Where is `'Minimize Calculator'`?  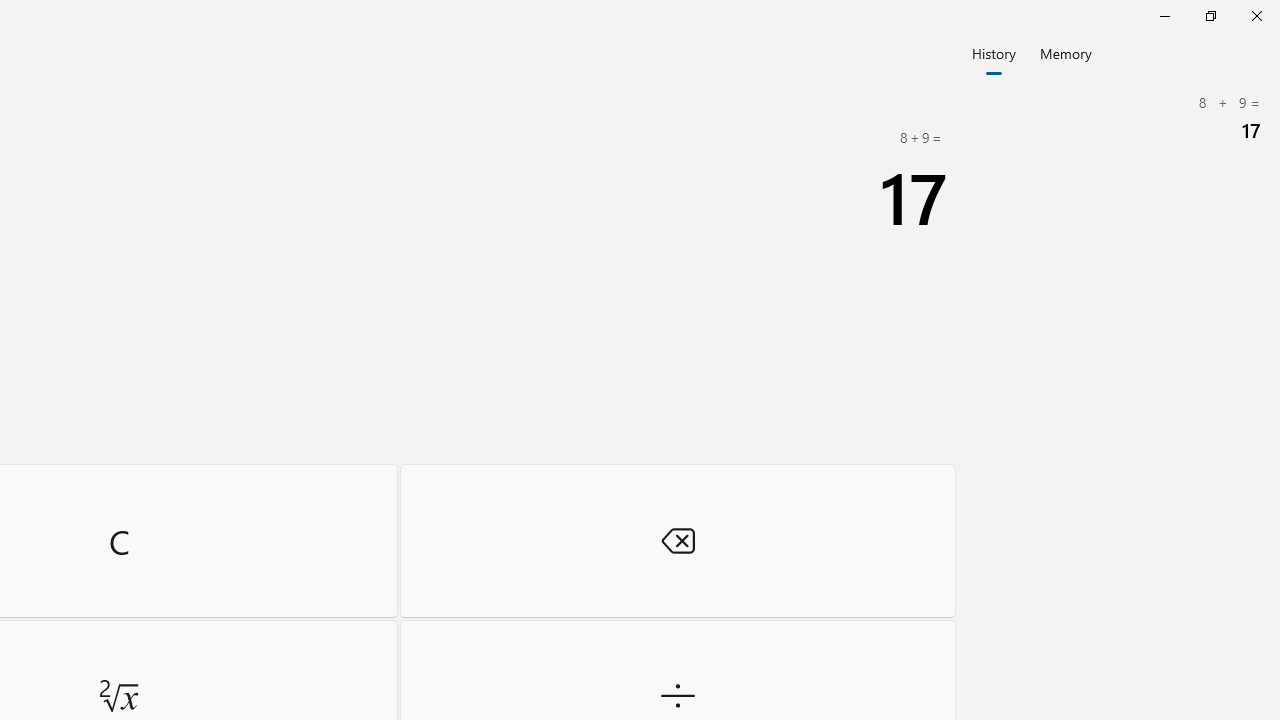 'Minimize Calculator' is located at coordinates (1164, 15).